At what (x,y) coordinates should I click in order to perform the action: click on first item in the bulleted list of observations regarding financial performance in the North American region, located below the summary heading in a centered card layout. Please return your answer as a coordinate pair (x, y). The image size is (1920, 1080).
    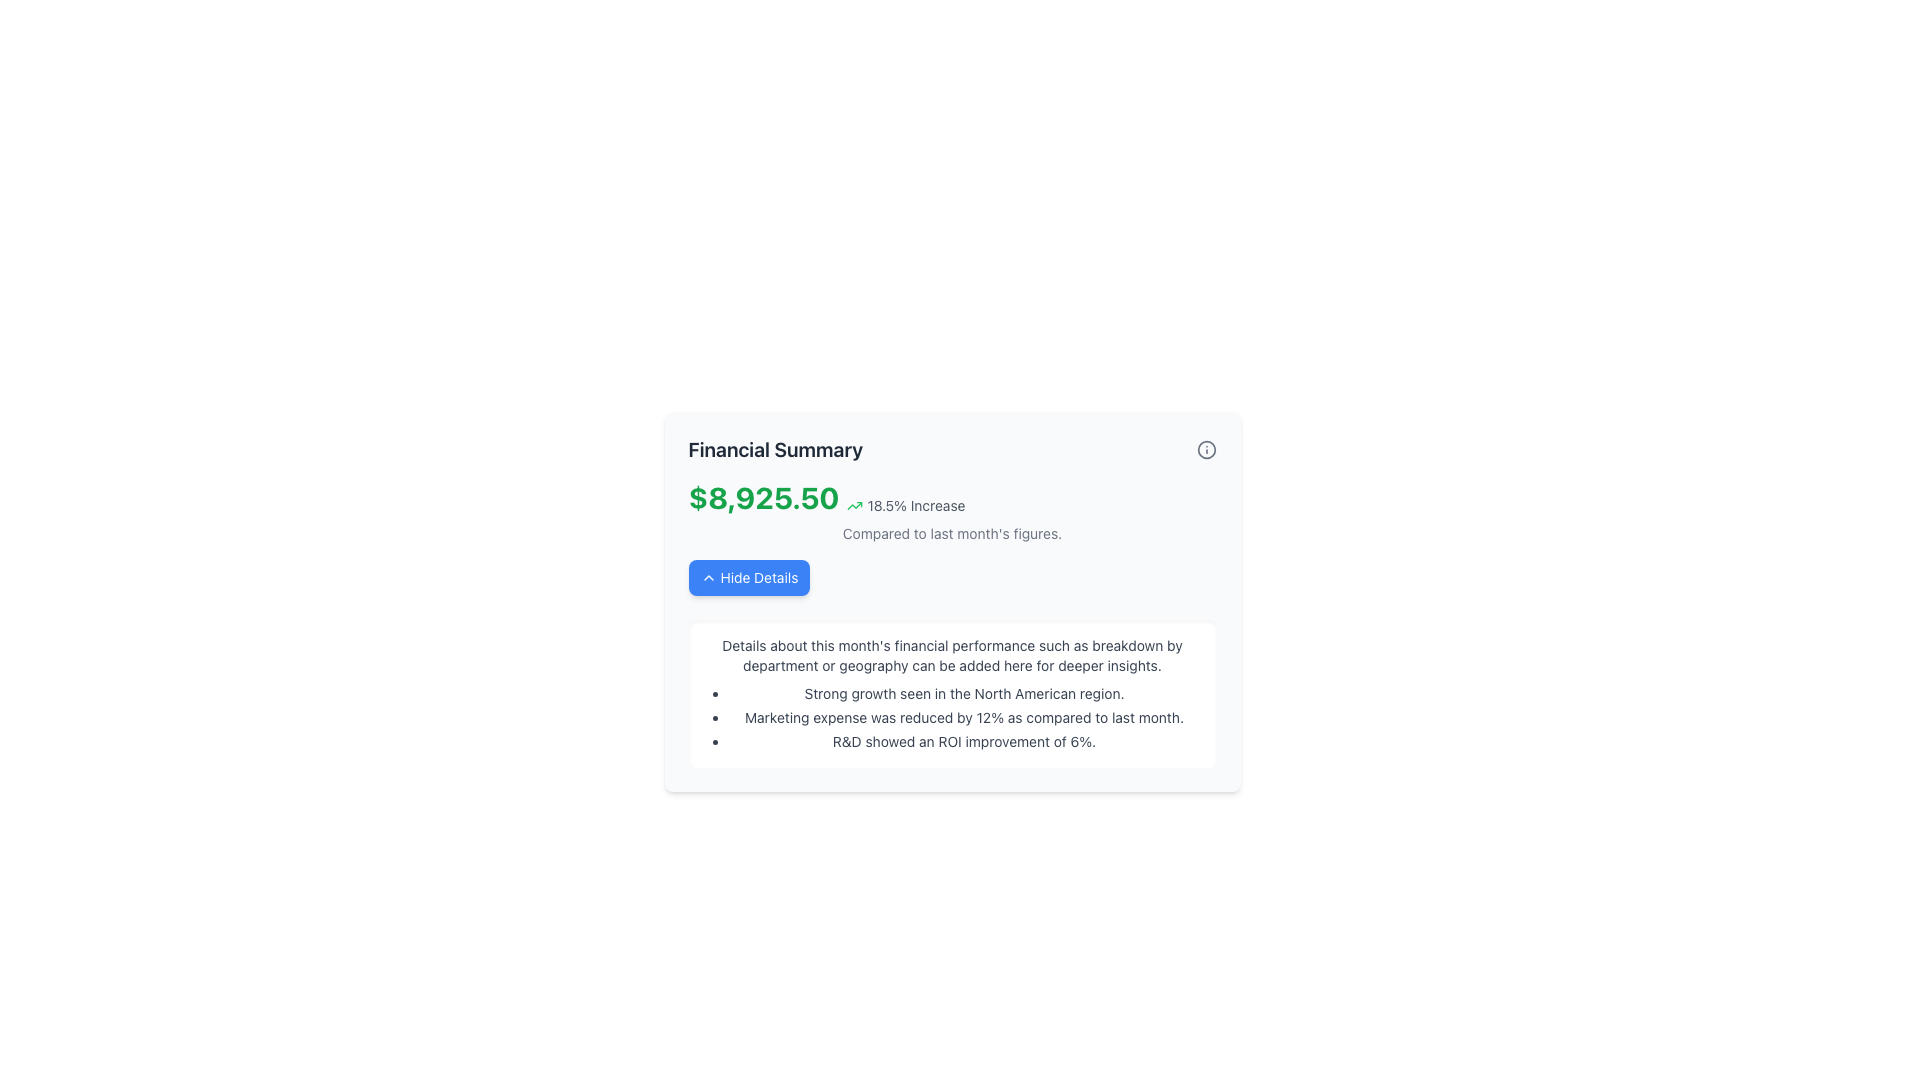
    Looking at the image, I should click on (964, 693).